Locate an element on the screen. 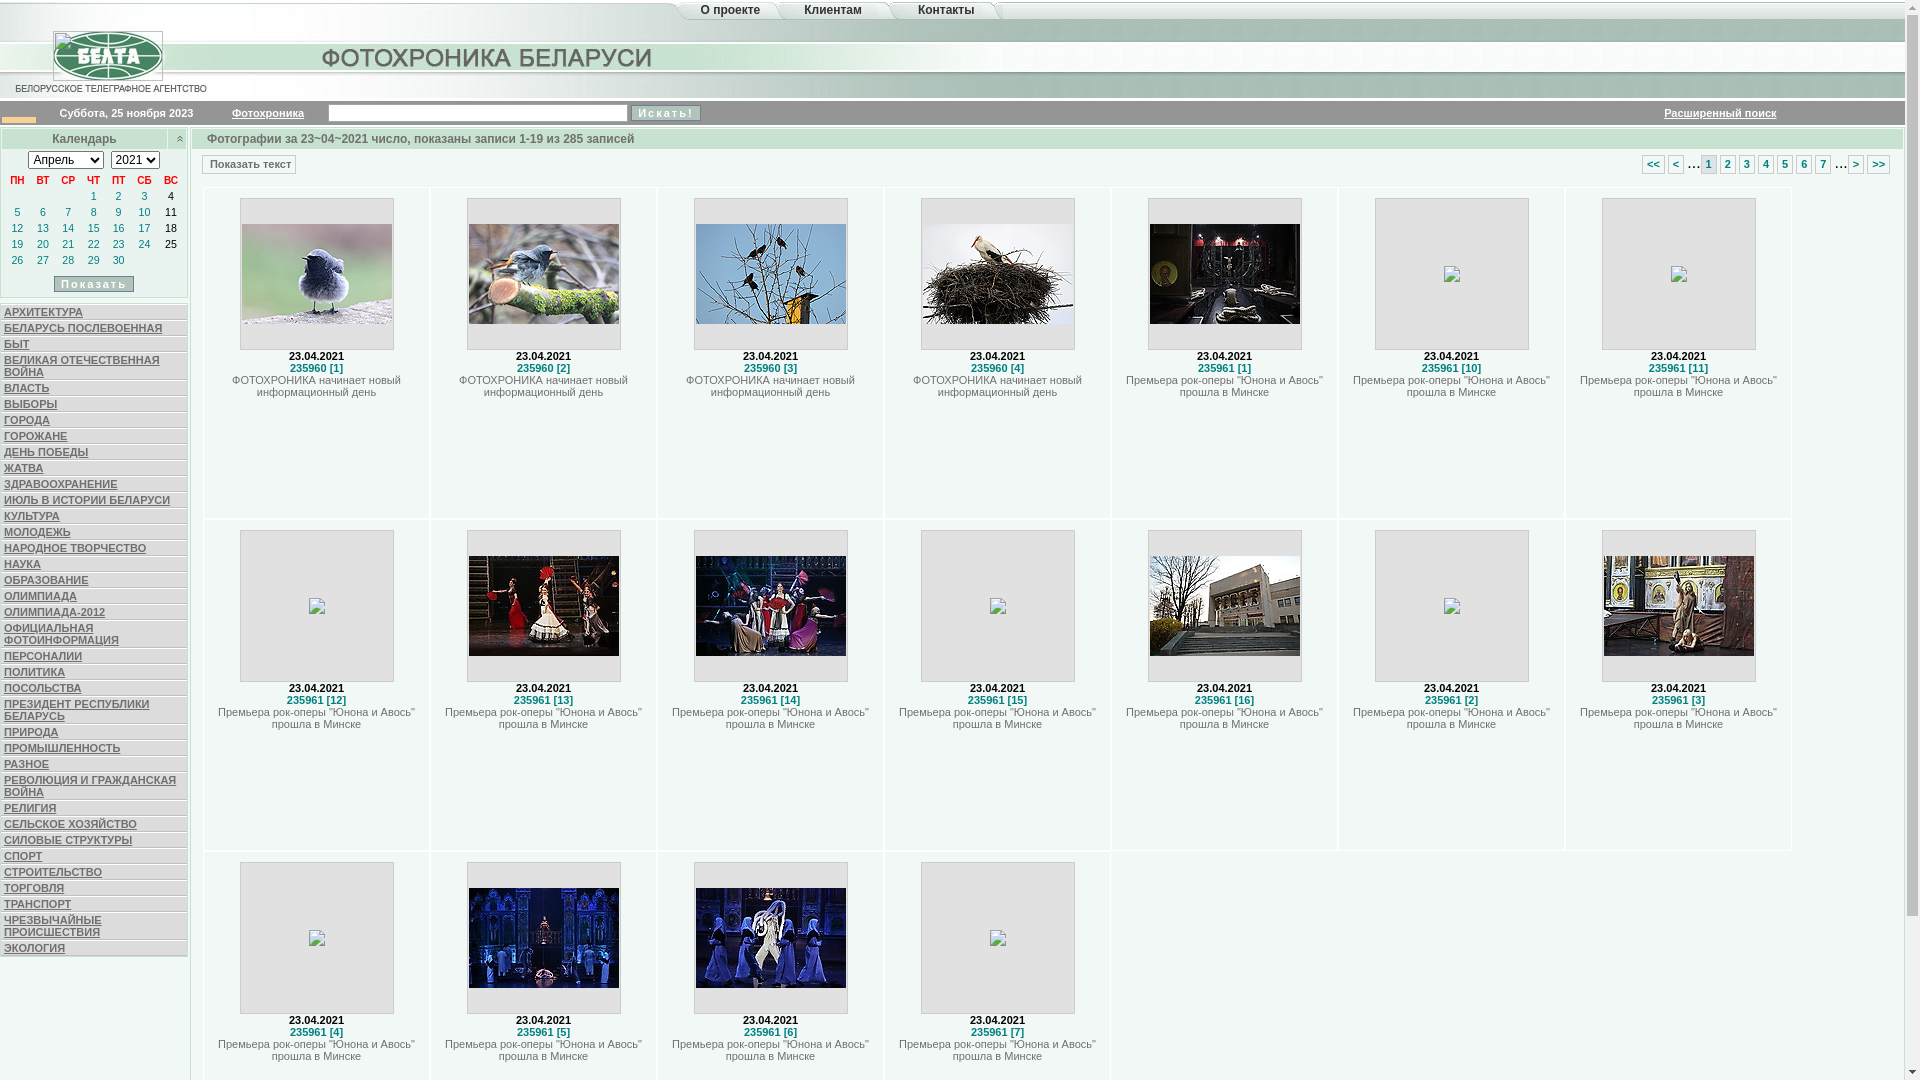 This screenshot has width=1920, height=1080. '>>' is located at coordinates (1866, 162).